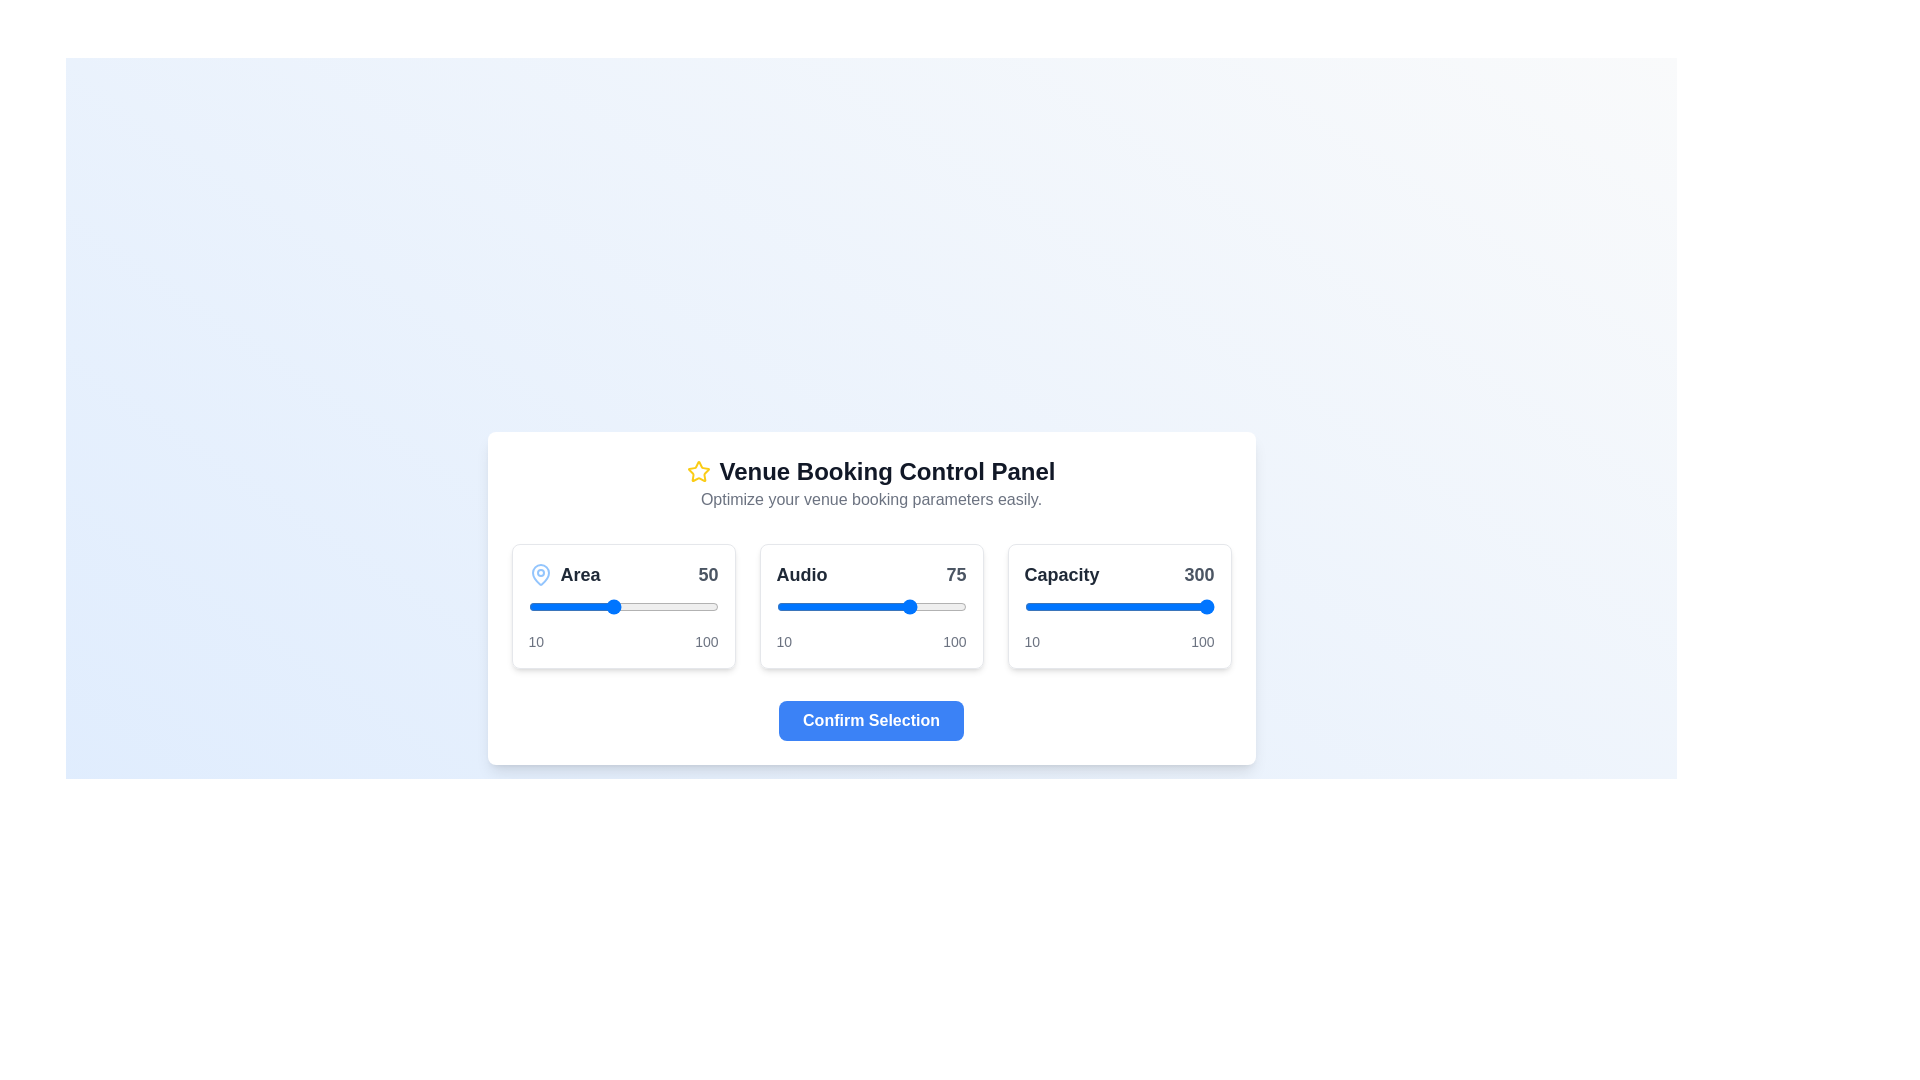  I want to click on the thumb handle of the Range slider control located in the 'Area' section, below the 'Area 50' label, so click(622, 605).